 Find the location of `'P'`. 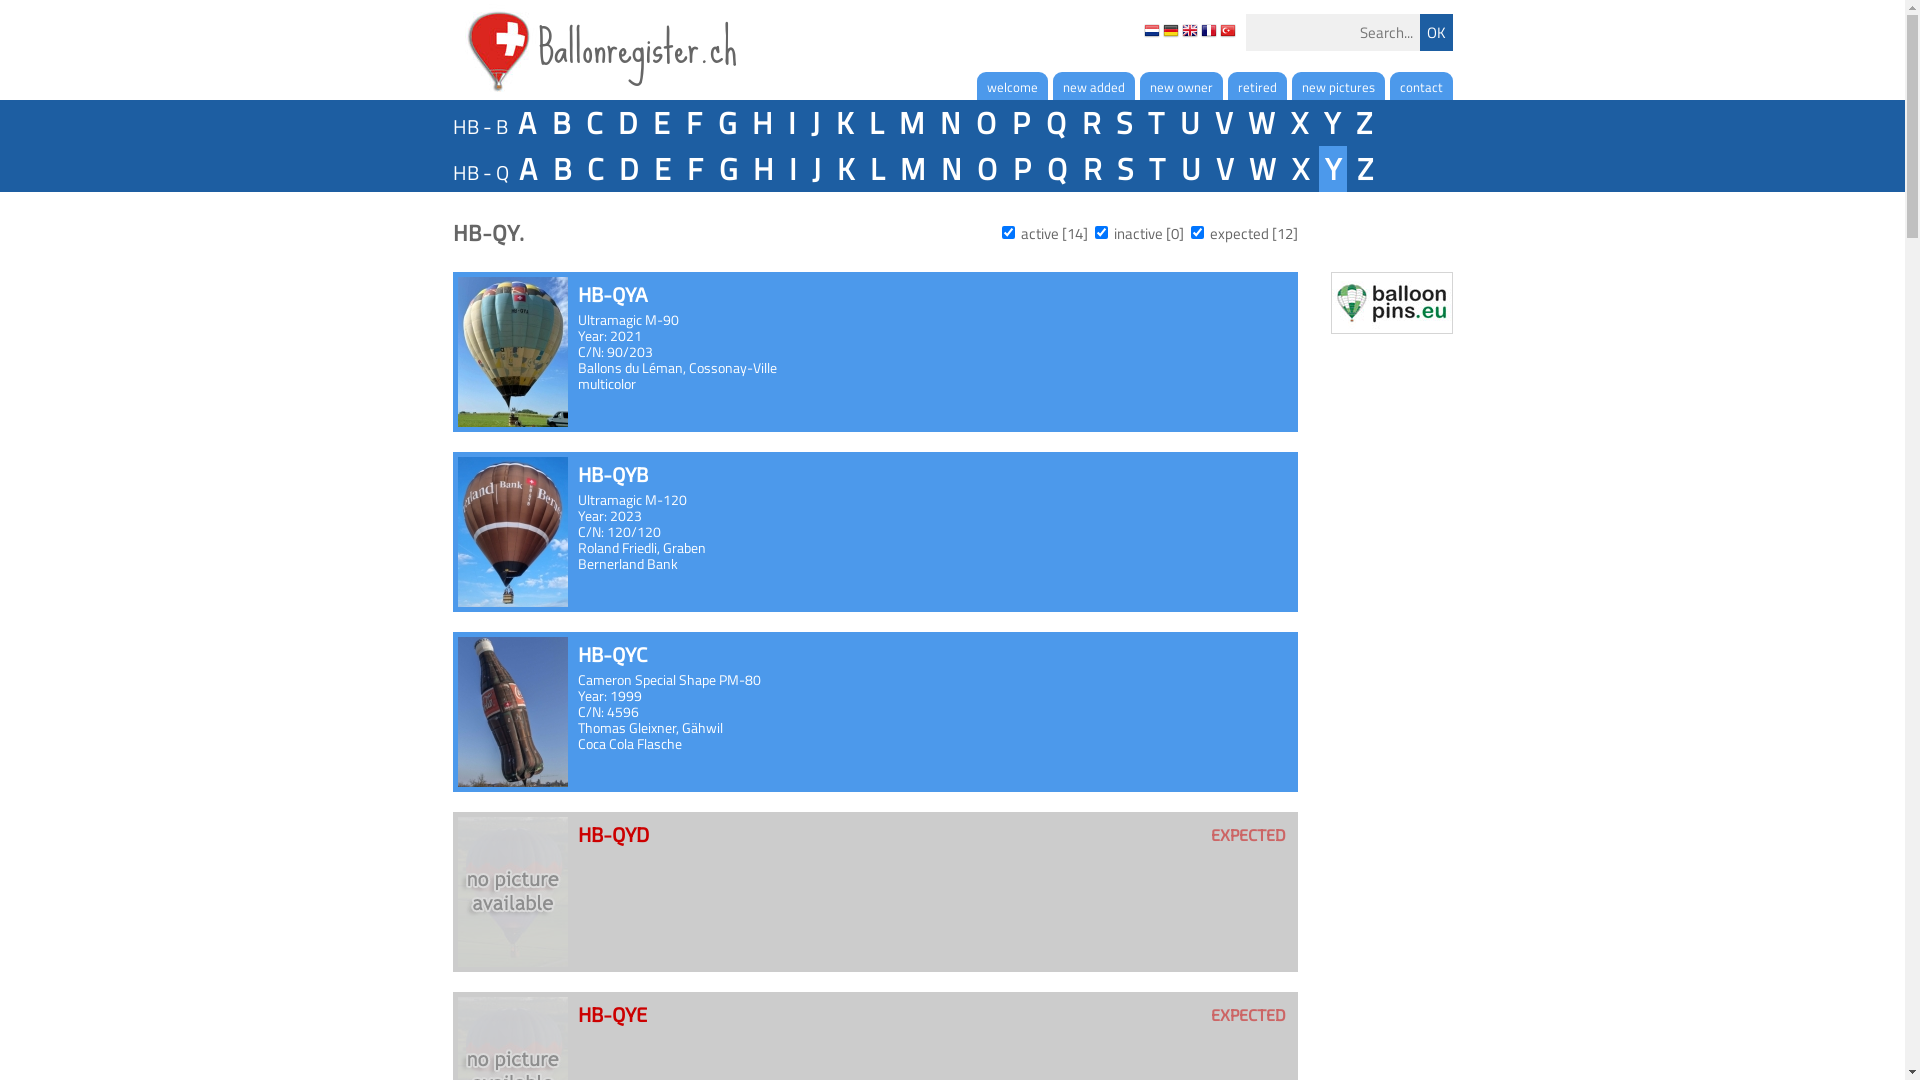

'P' is located at coordinates (1021, 123).